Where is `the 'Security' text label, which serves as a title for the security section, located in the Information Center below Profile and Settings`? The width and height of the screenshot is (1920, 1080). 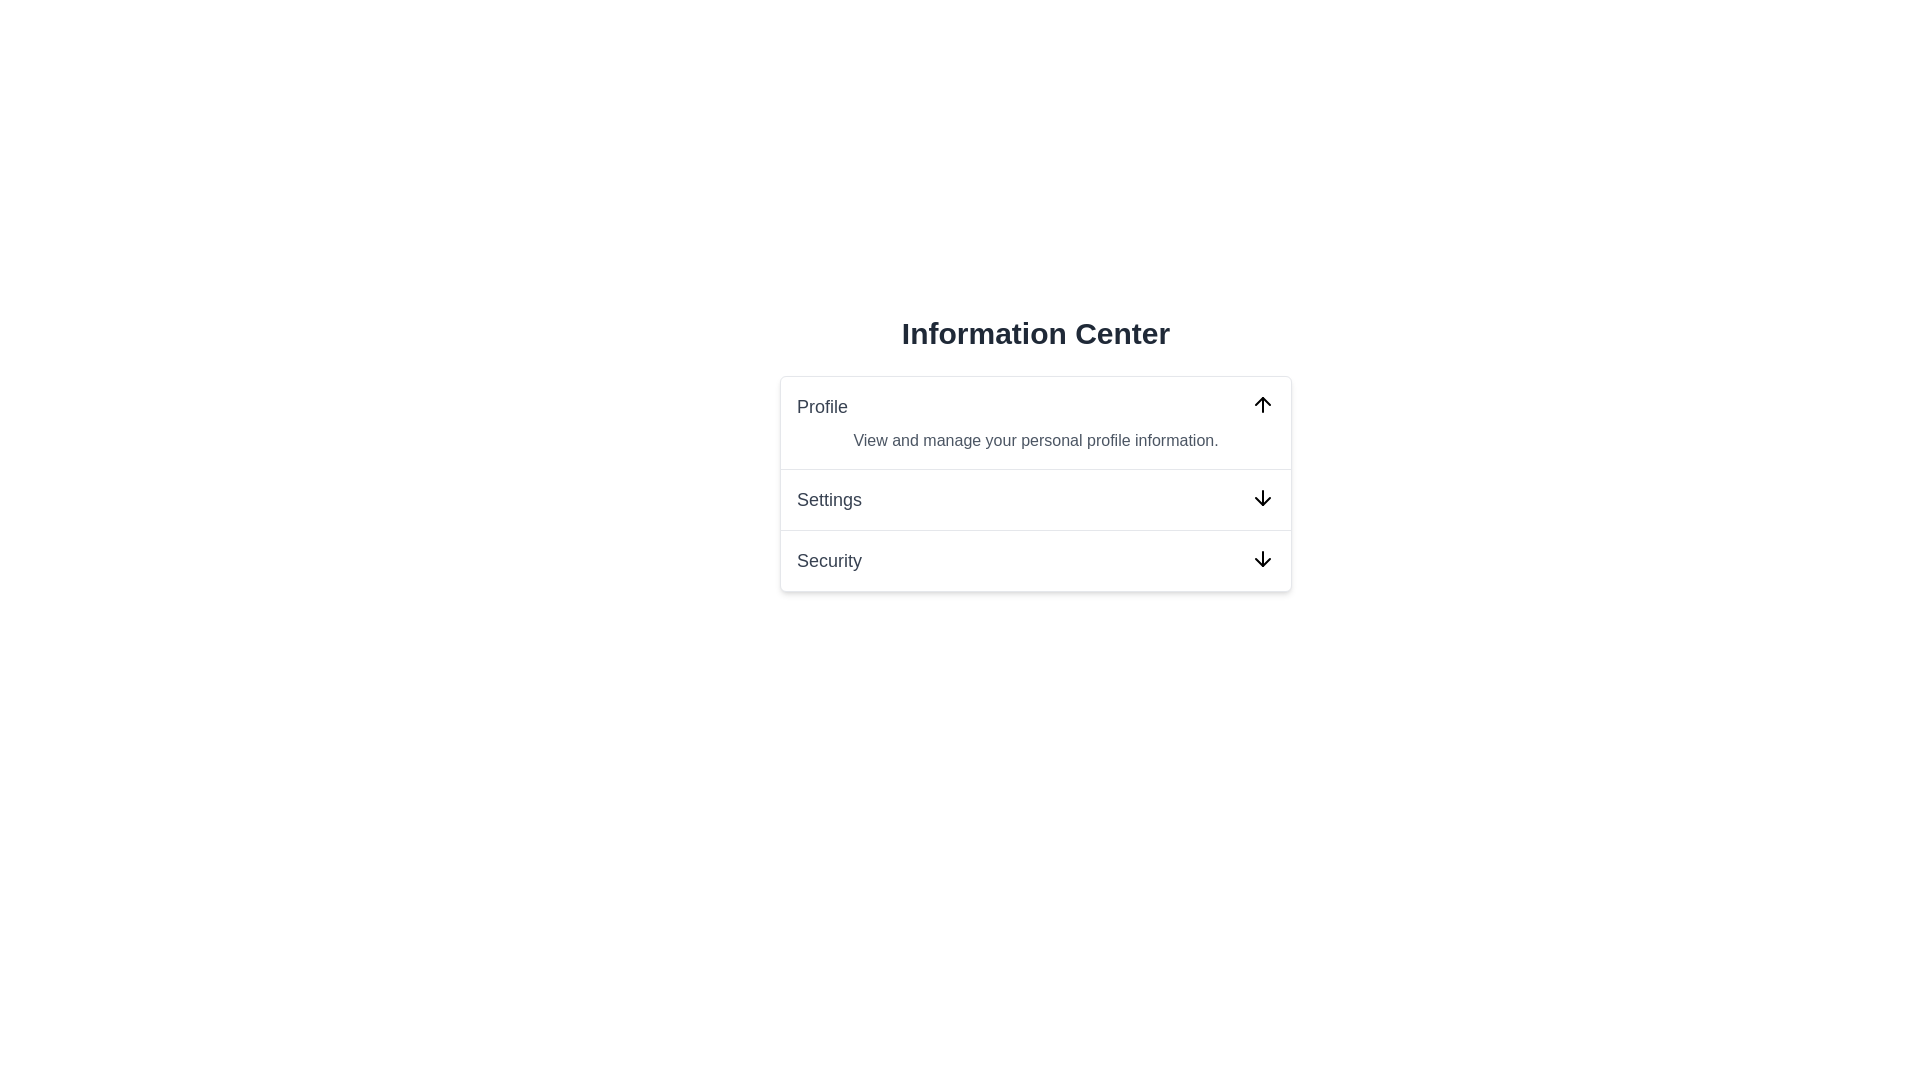 the 'Security' text label, which serves as a title for the security section, located in the Information Center below Profile and Settings is located at coordinates (829, 560).